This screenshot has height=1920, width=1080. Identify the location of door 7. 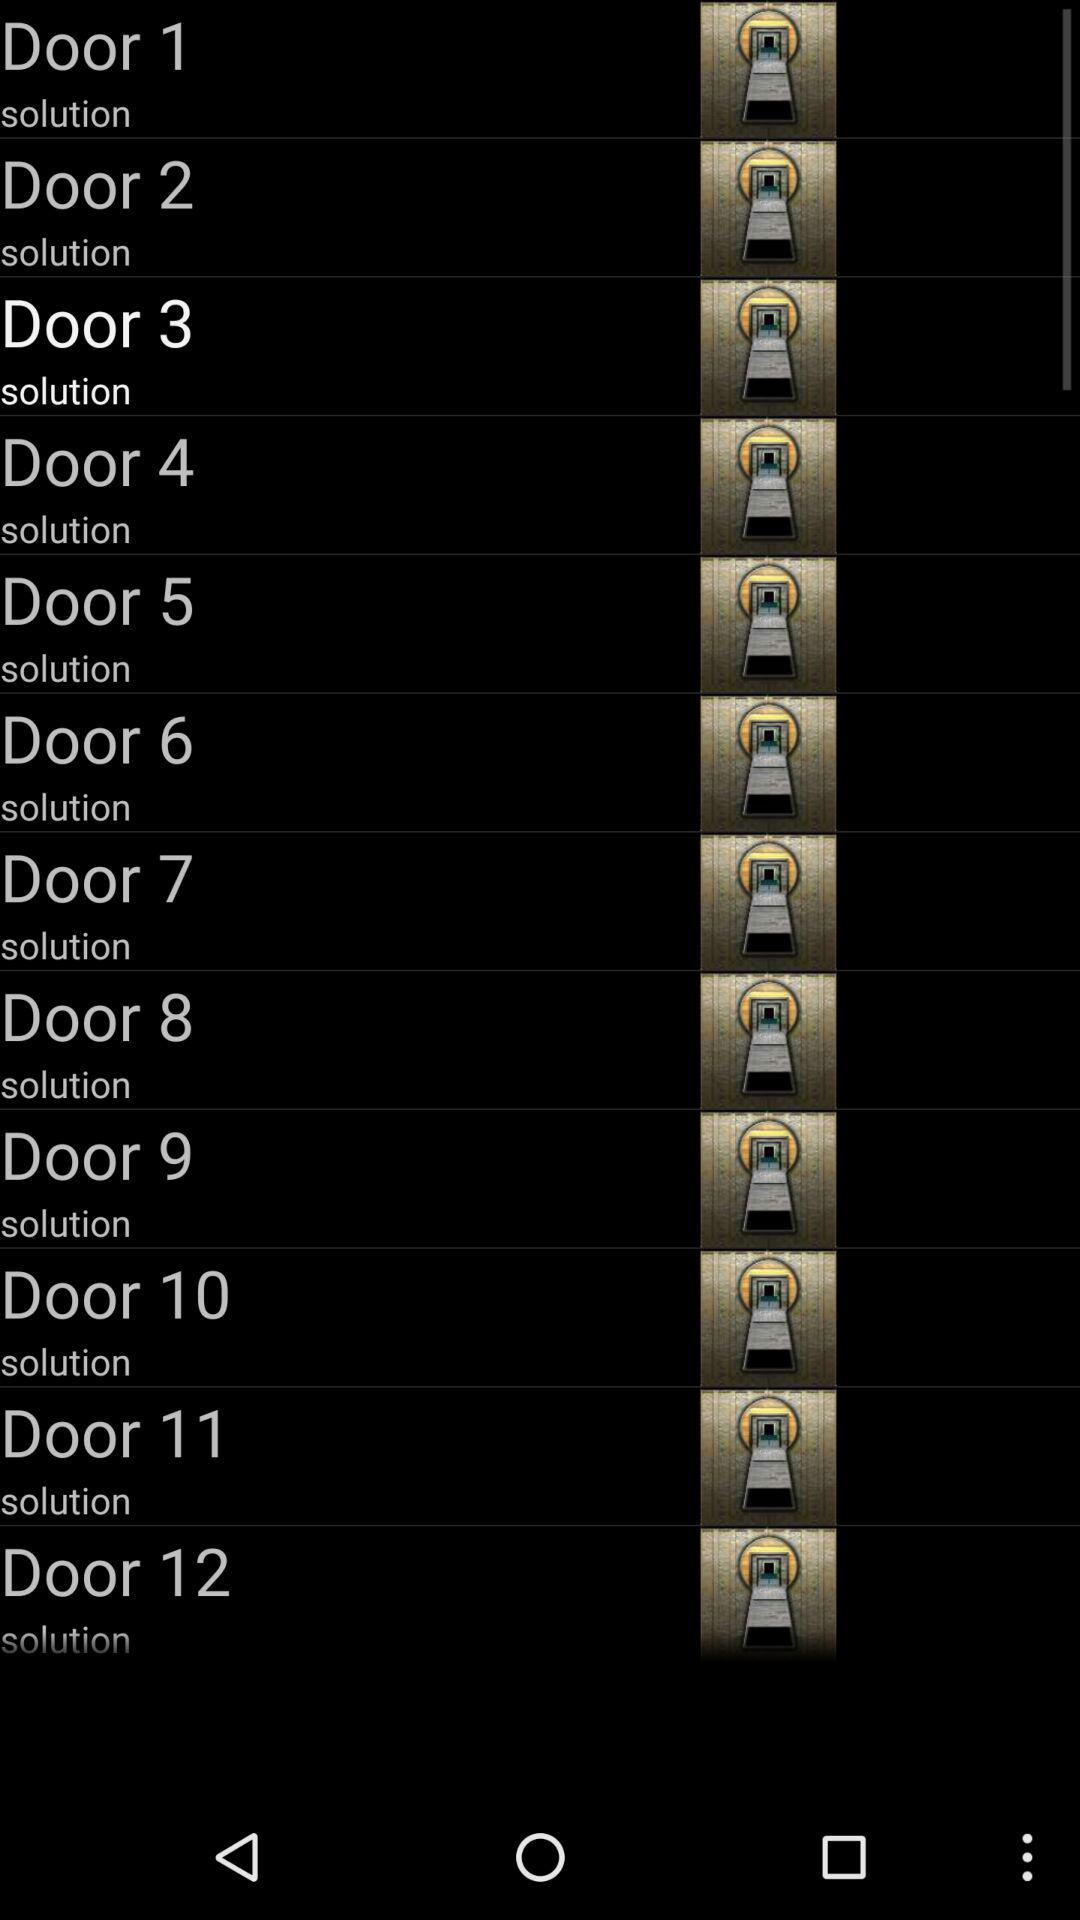
(346, 876).